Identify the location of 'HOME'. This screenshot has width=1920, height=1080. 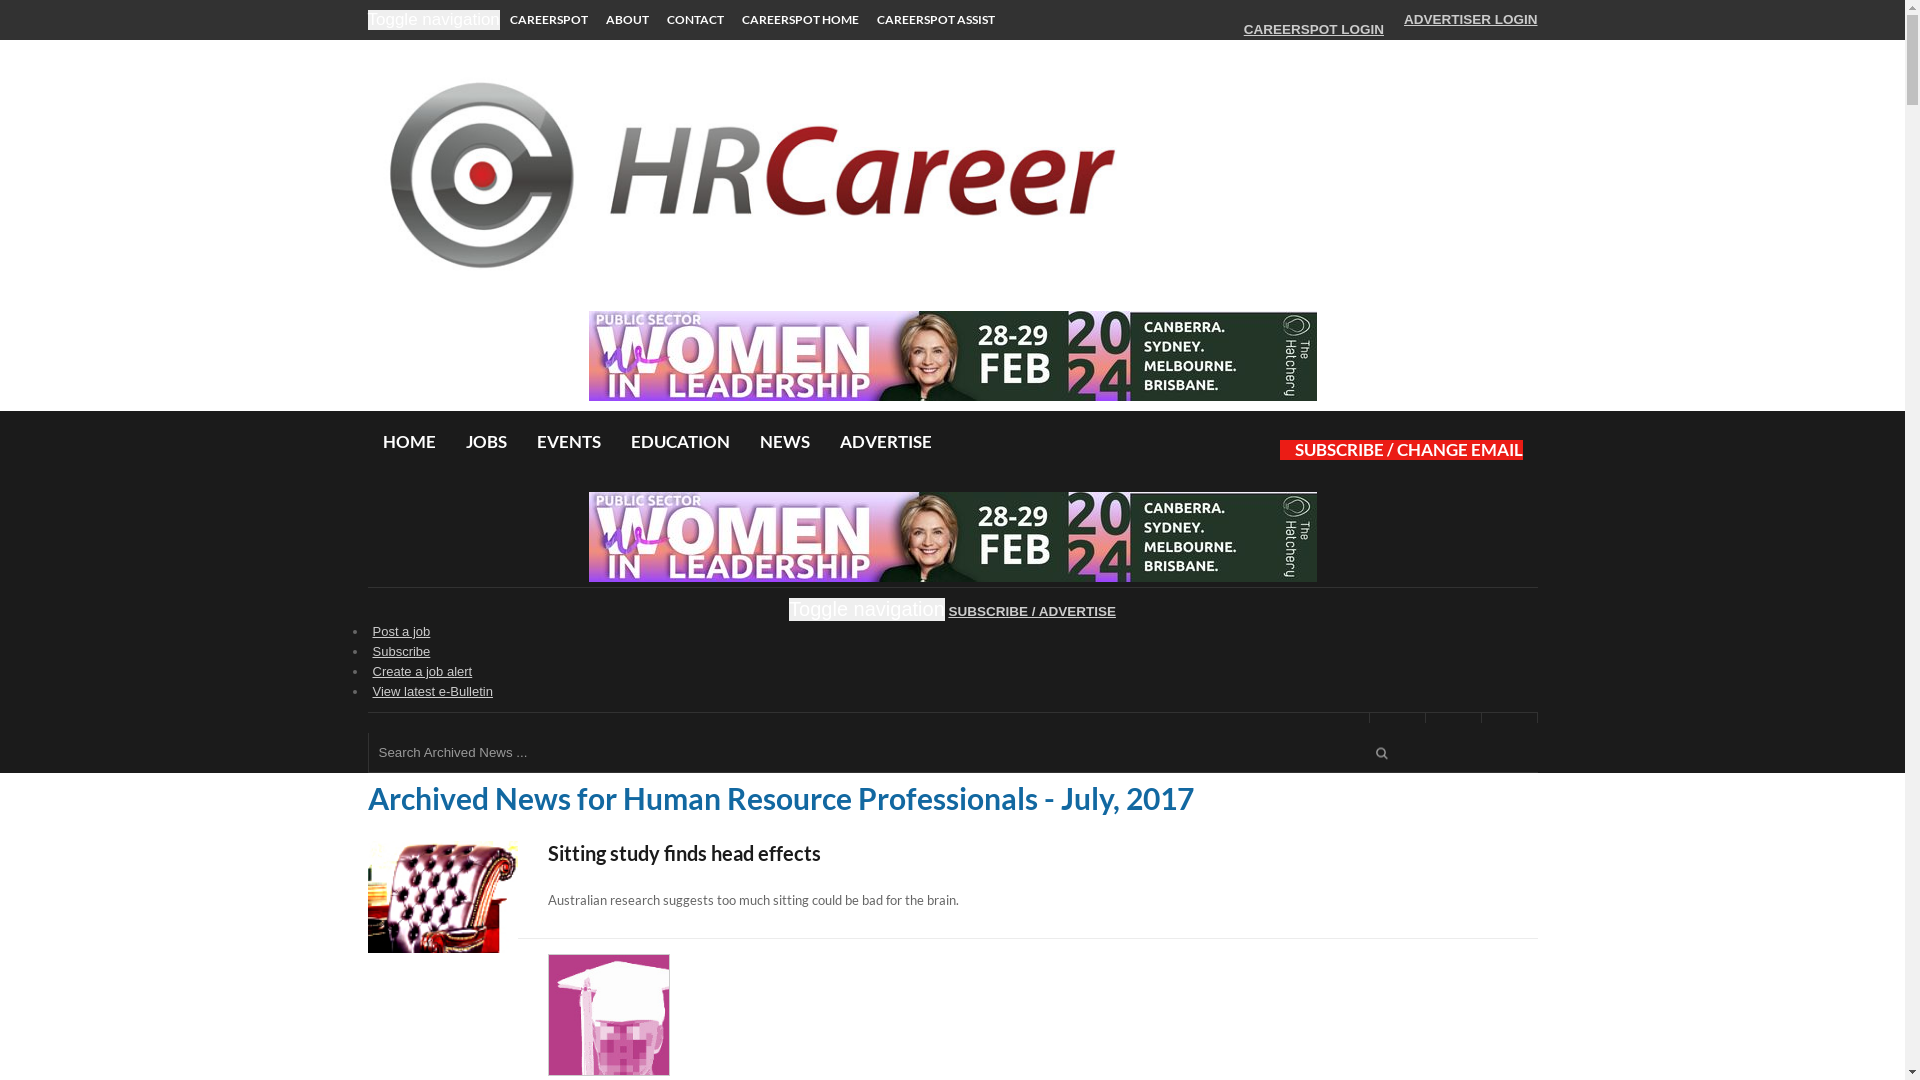
(407, 440).